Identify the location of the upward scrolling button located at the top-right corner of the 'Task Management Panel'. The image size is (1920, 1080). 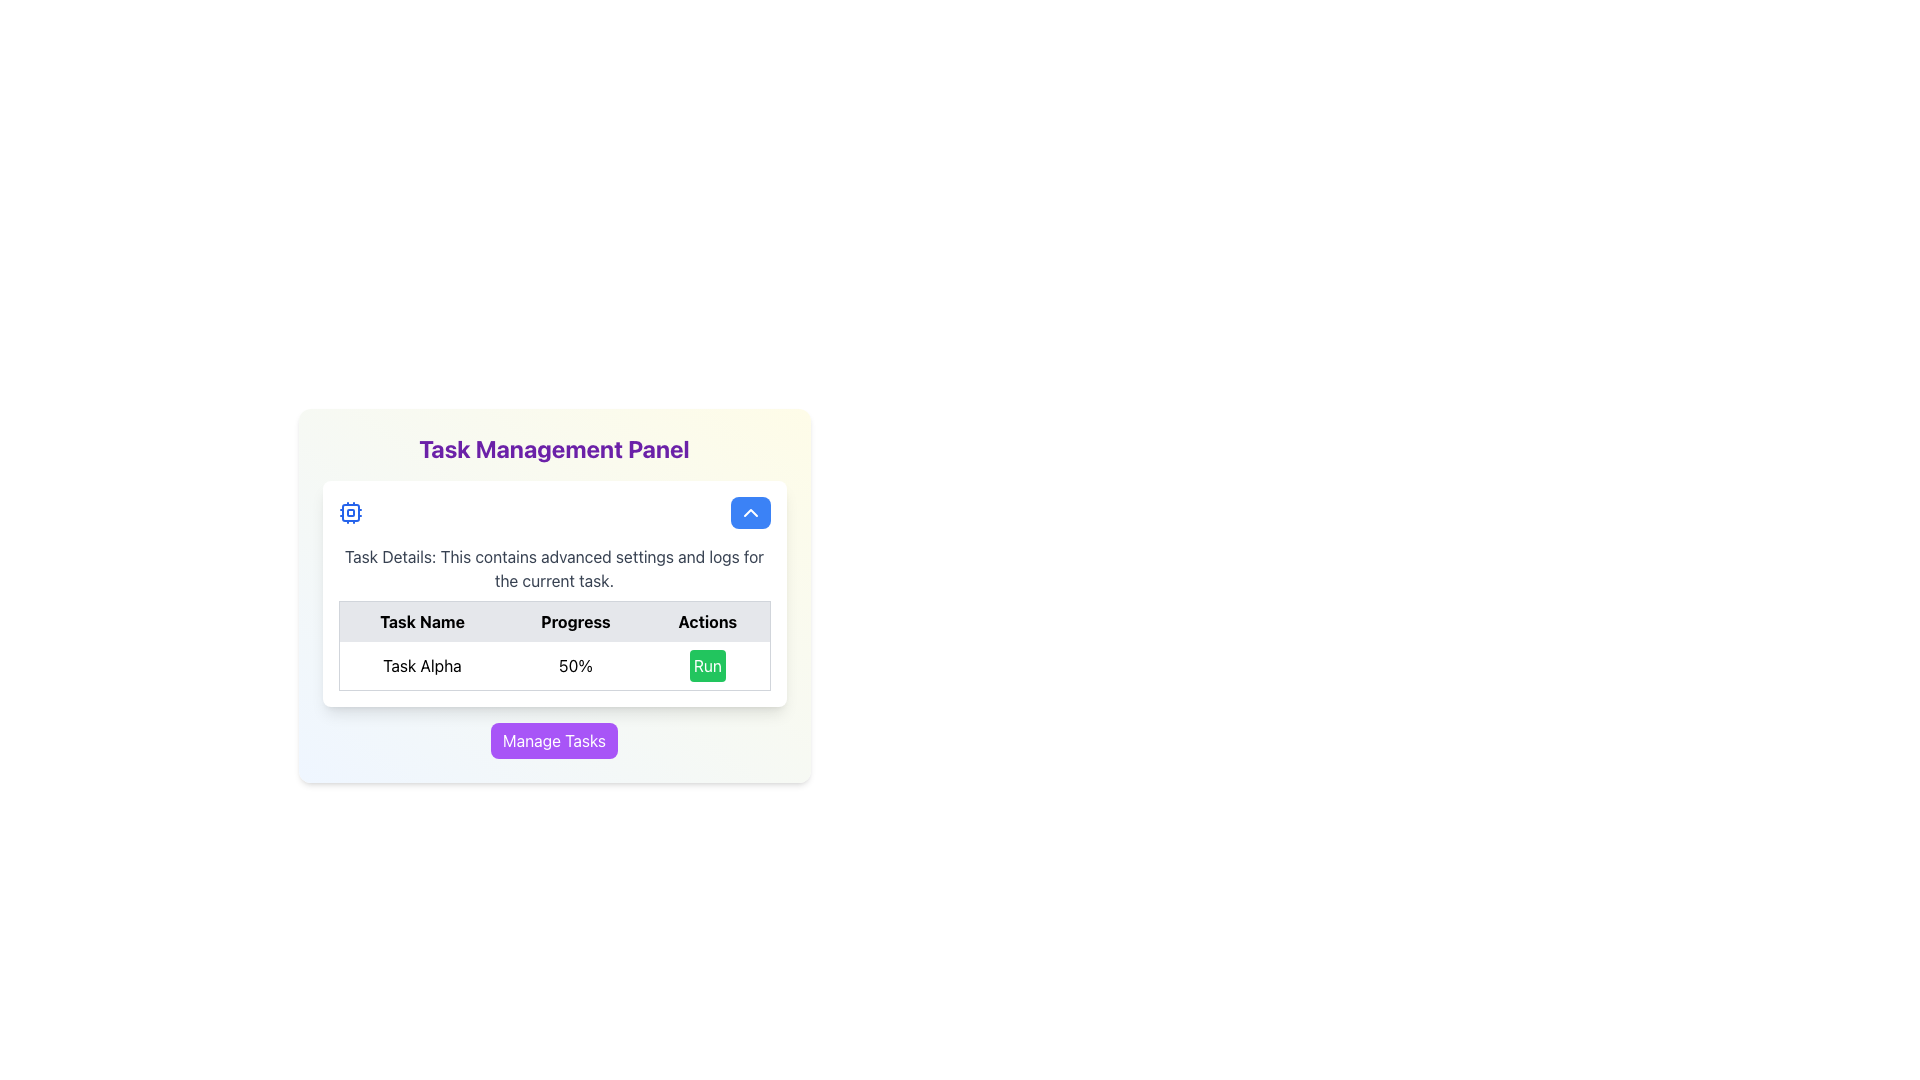
(749, 512).